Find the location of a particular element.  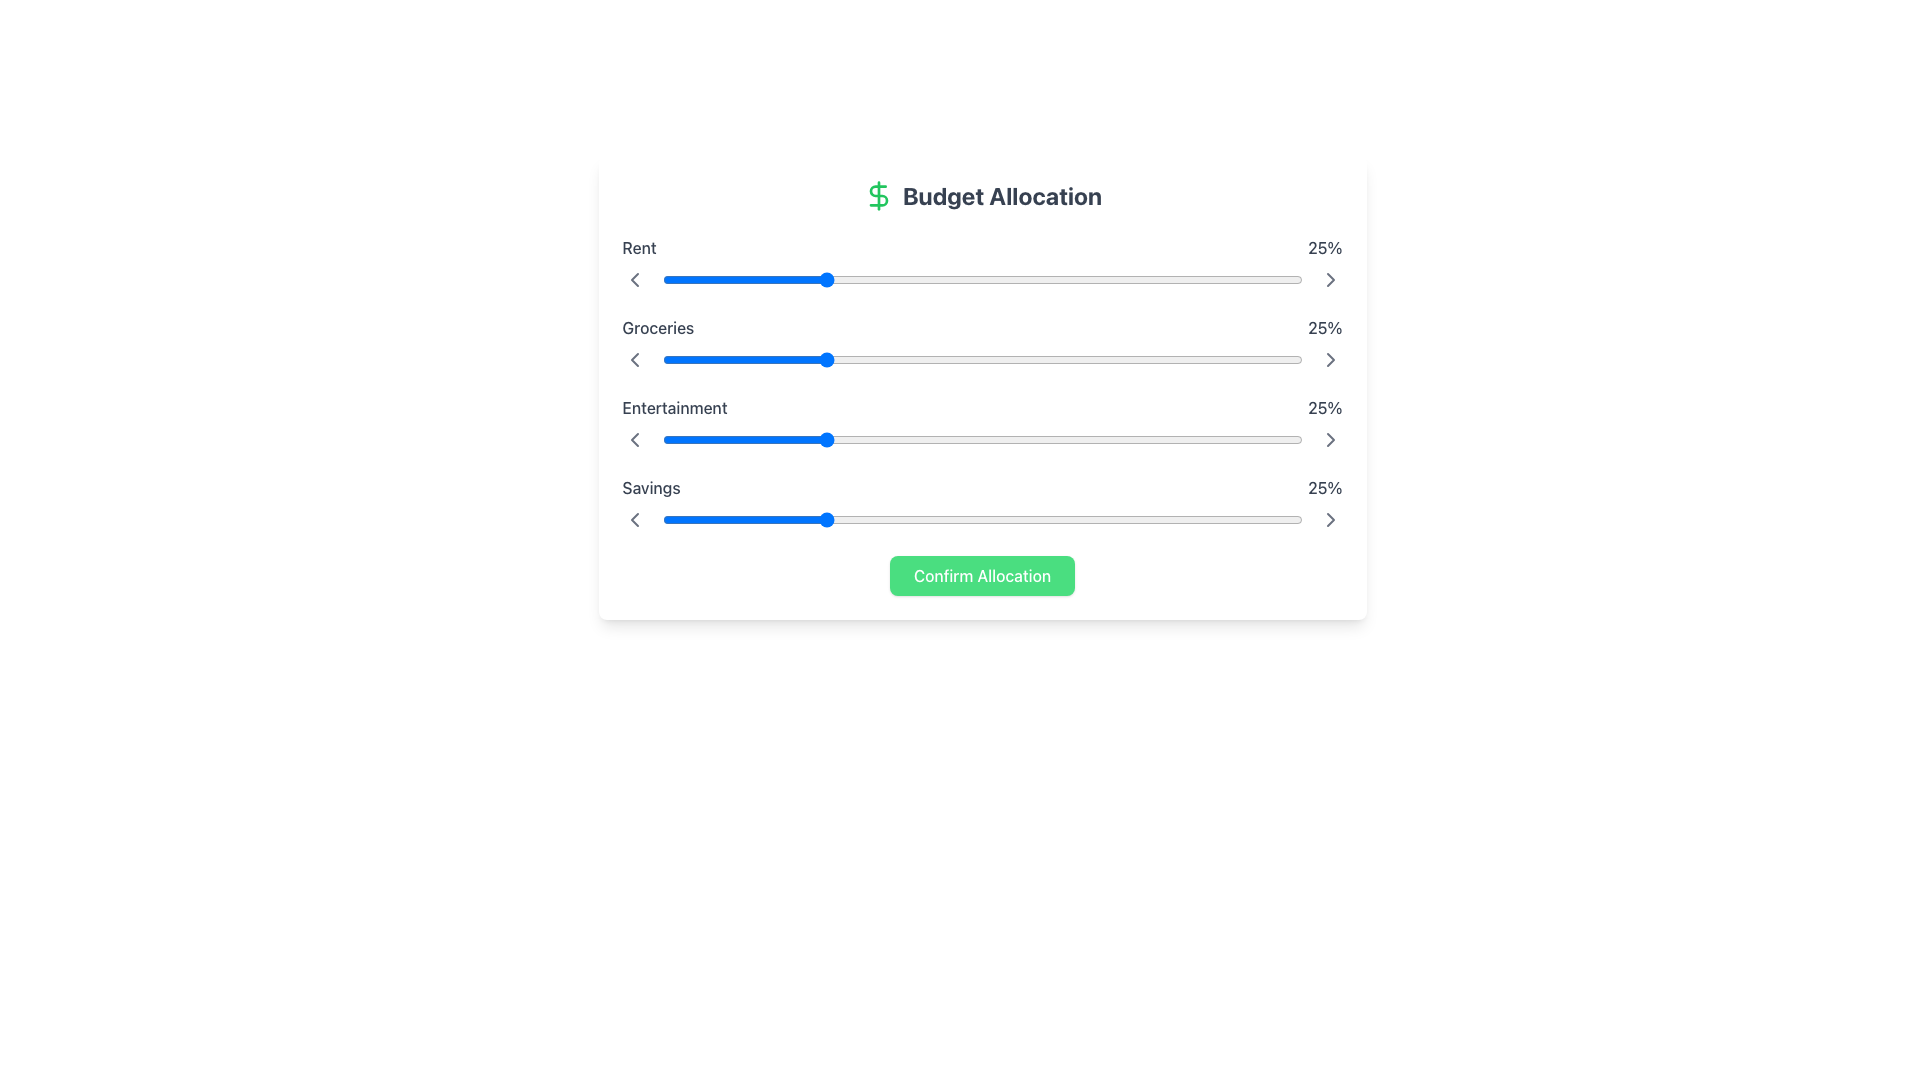

the groceries allocation percentage is located at coordinates (675, 358).